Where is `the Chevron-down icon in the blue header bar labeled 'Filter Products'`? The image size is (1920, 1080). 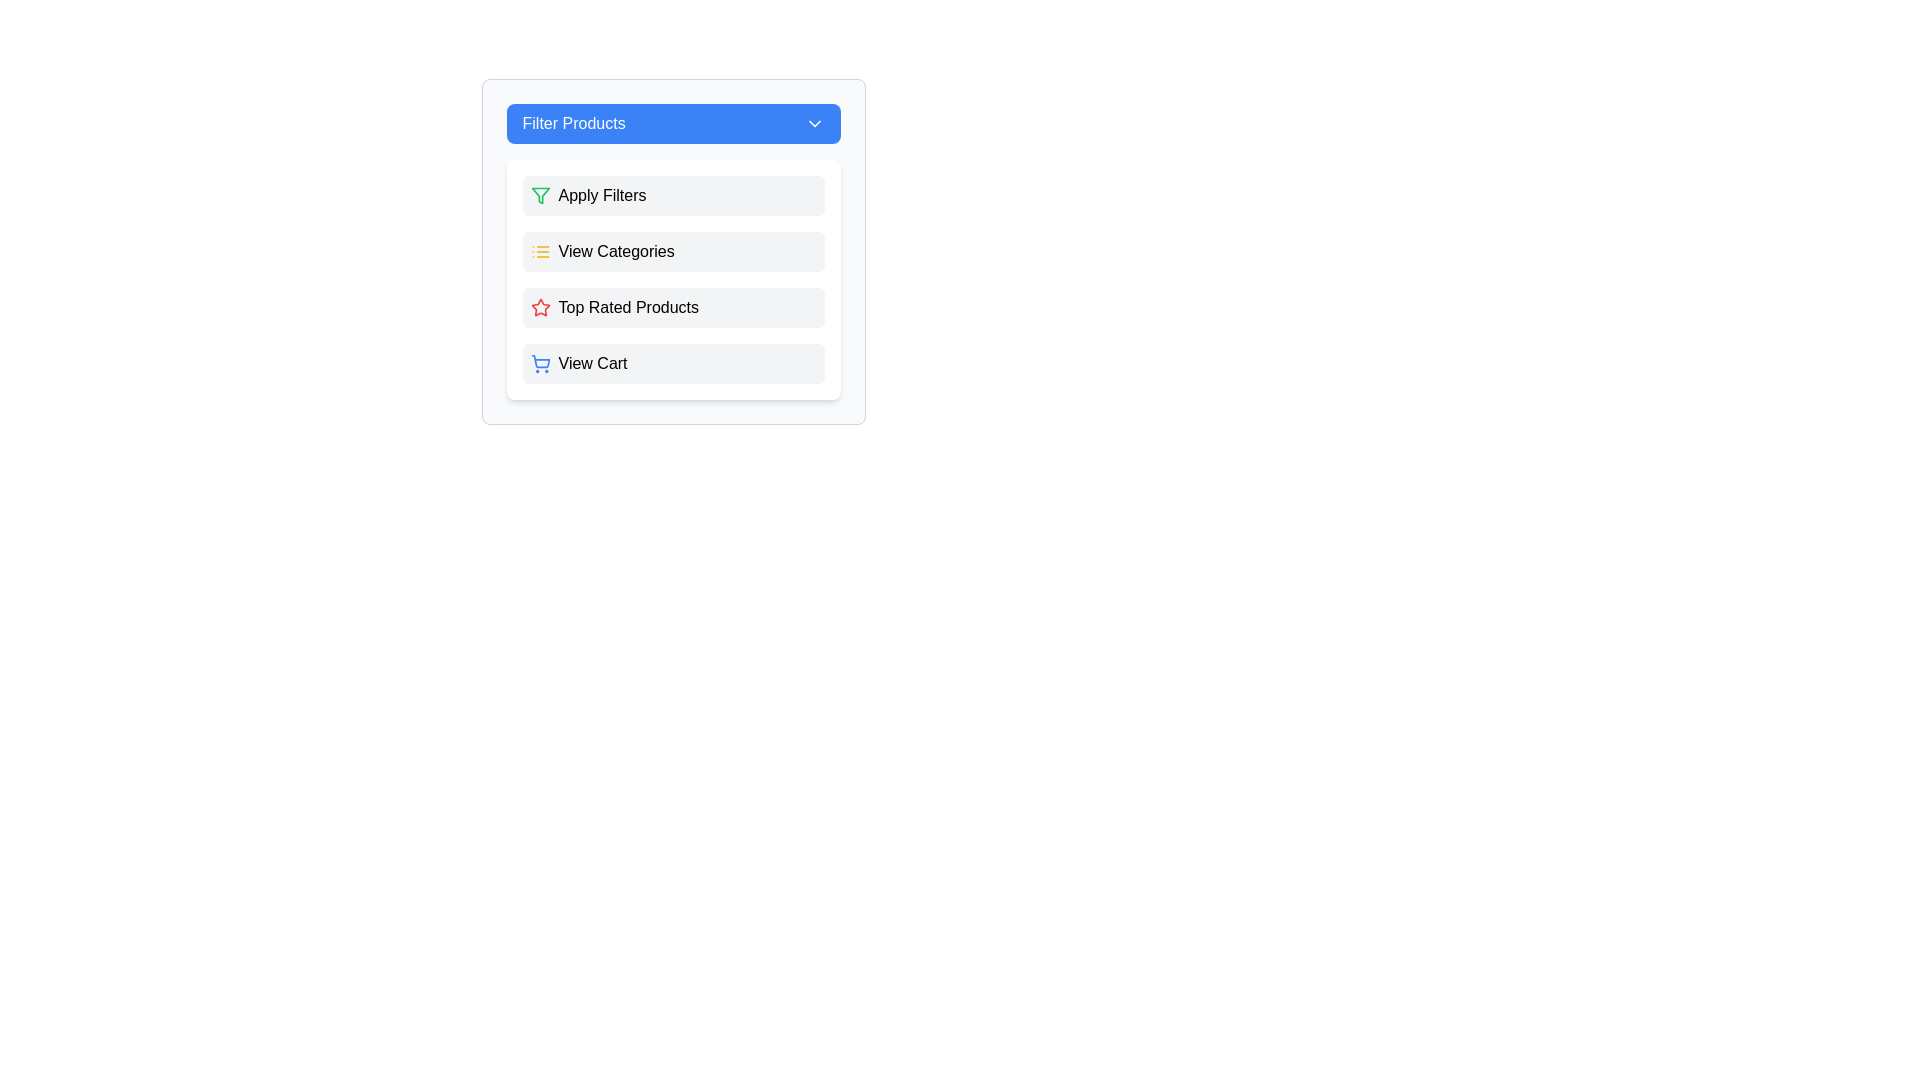 the Chevron-down icon in the blue header bar labeled 'Filter Products' is located at coordinates (814, 123).